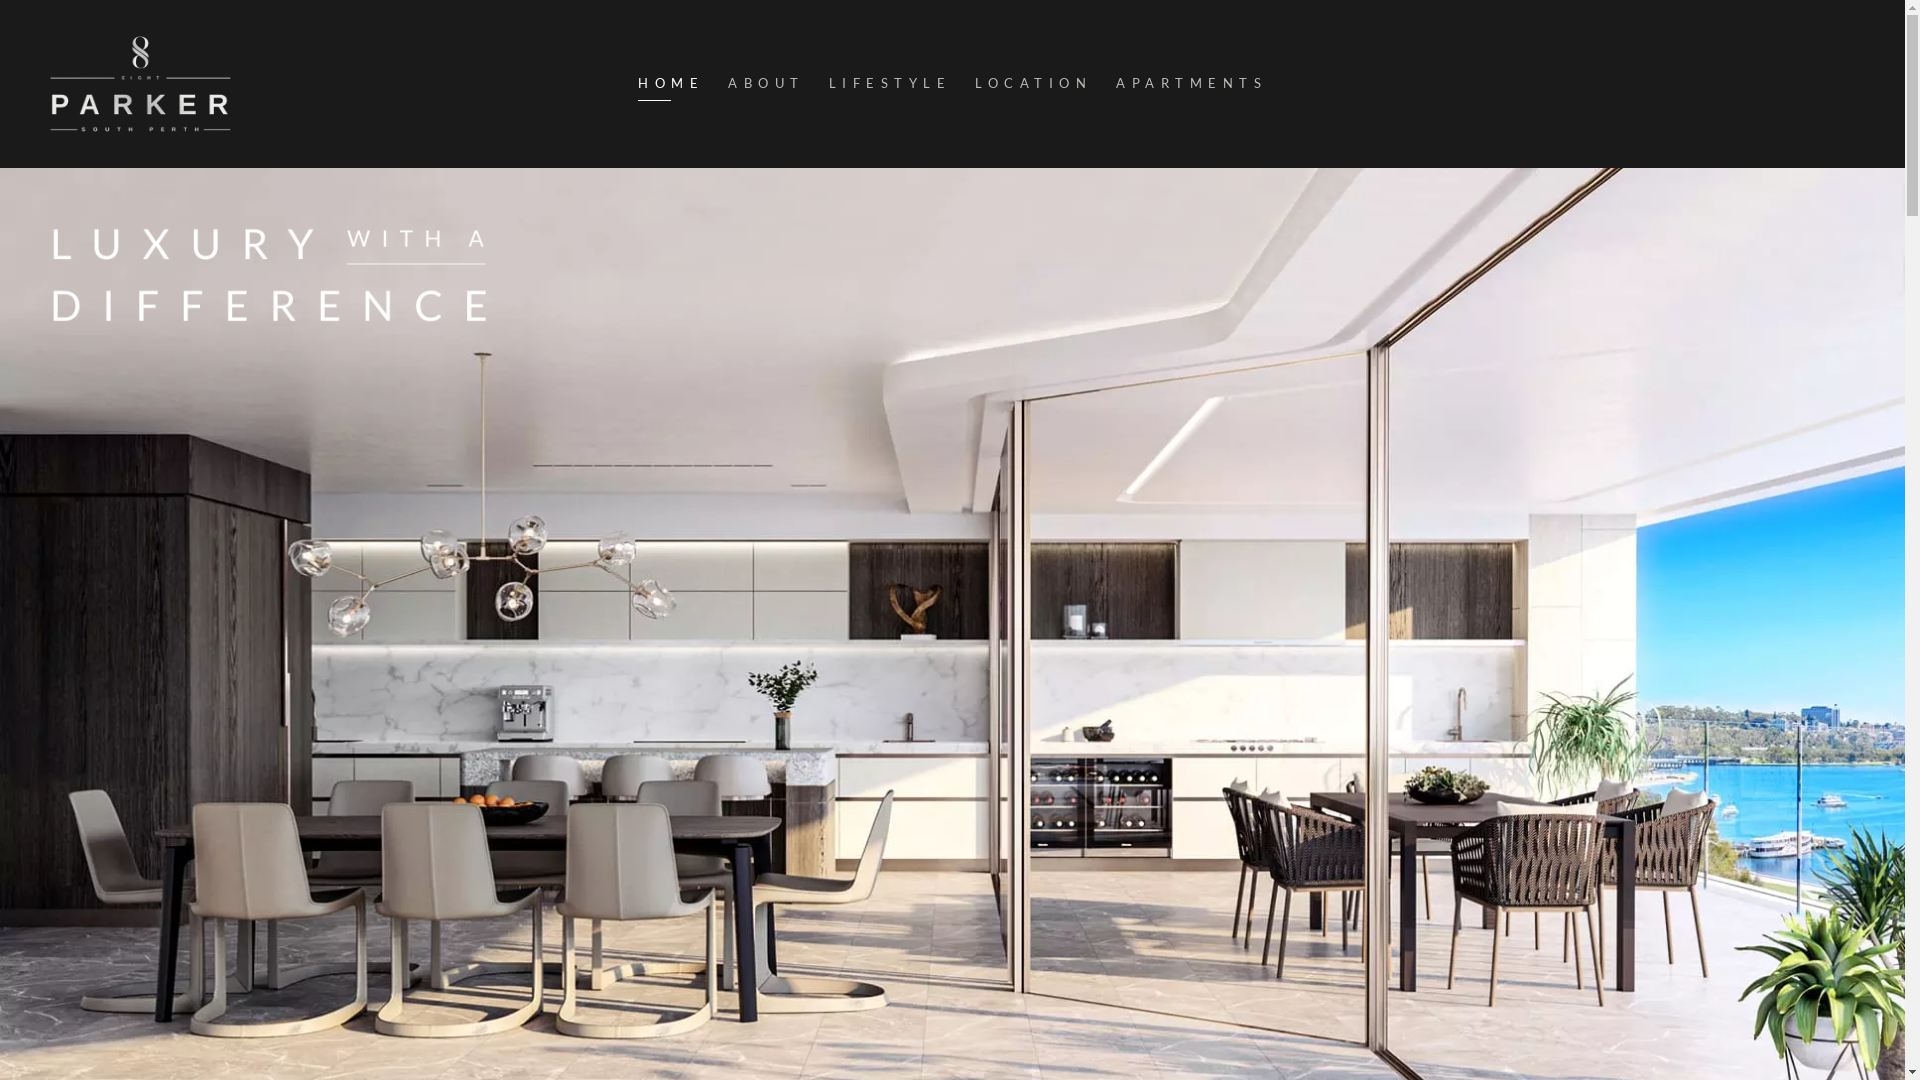 The width and height of the screenshot is (1920, 1080). I want to click on 'LIFESTYLE', so click(888, 82).